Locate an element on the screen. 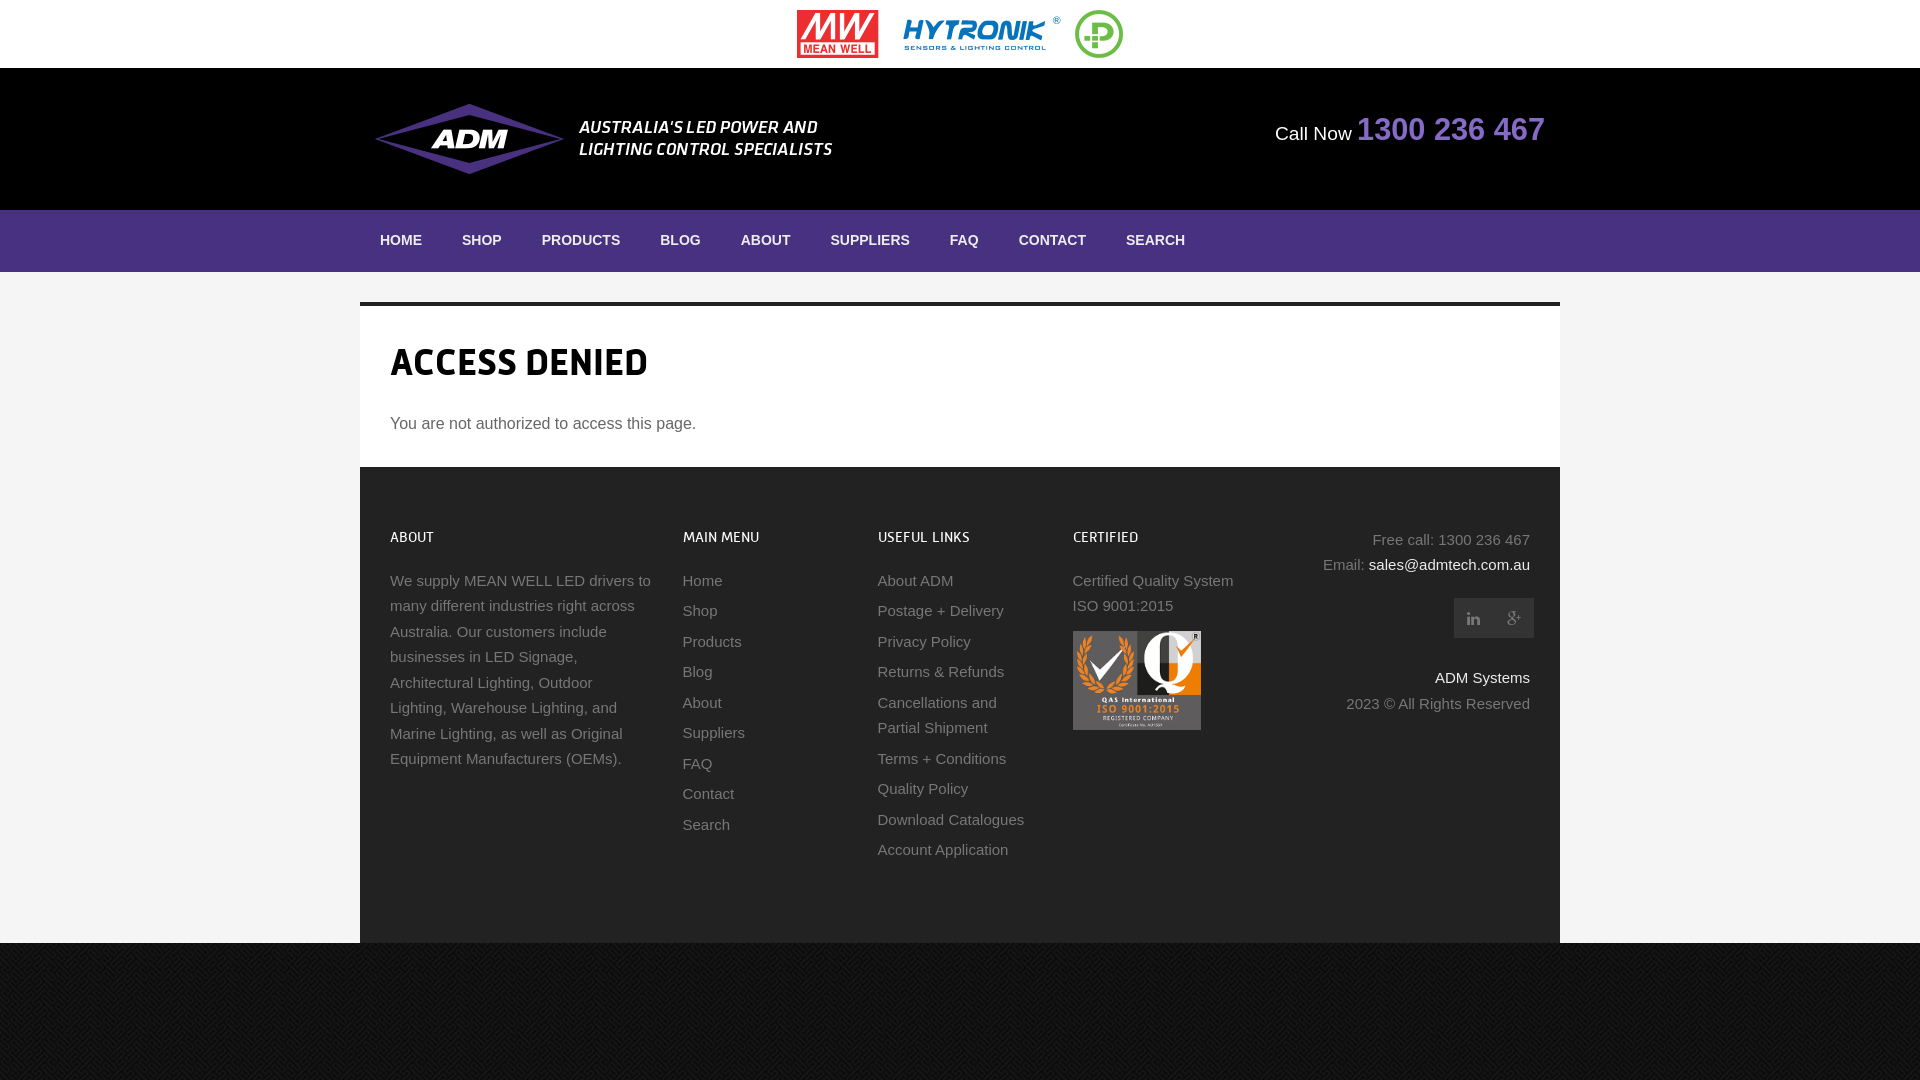  'Returns & Refunds' is located at coordinates (940, 671).